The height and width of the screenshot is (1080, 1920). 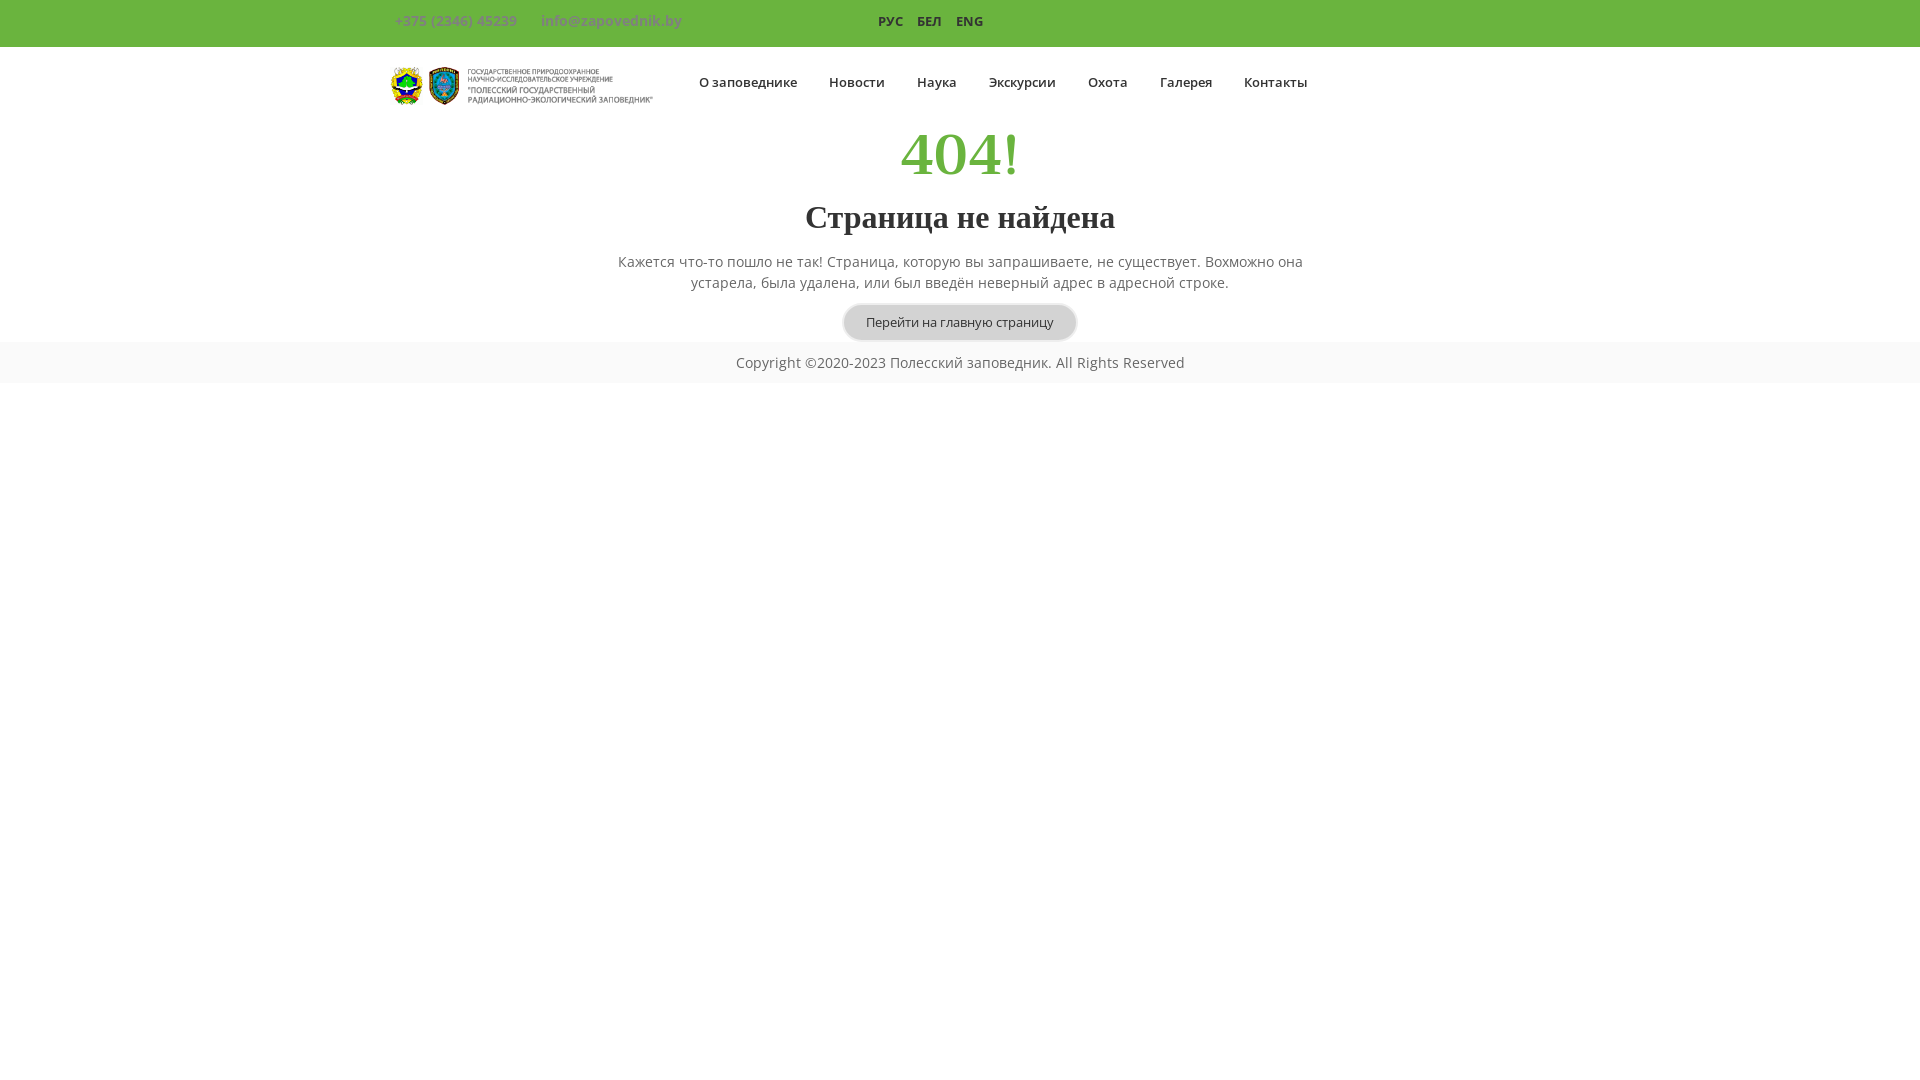 What do you see at coordinates (1384, 22) in the screenshot?
I see `'OK.RU'` at bounding box center [1384, 22].